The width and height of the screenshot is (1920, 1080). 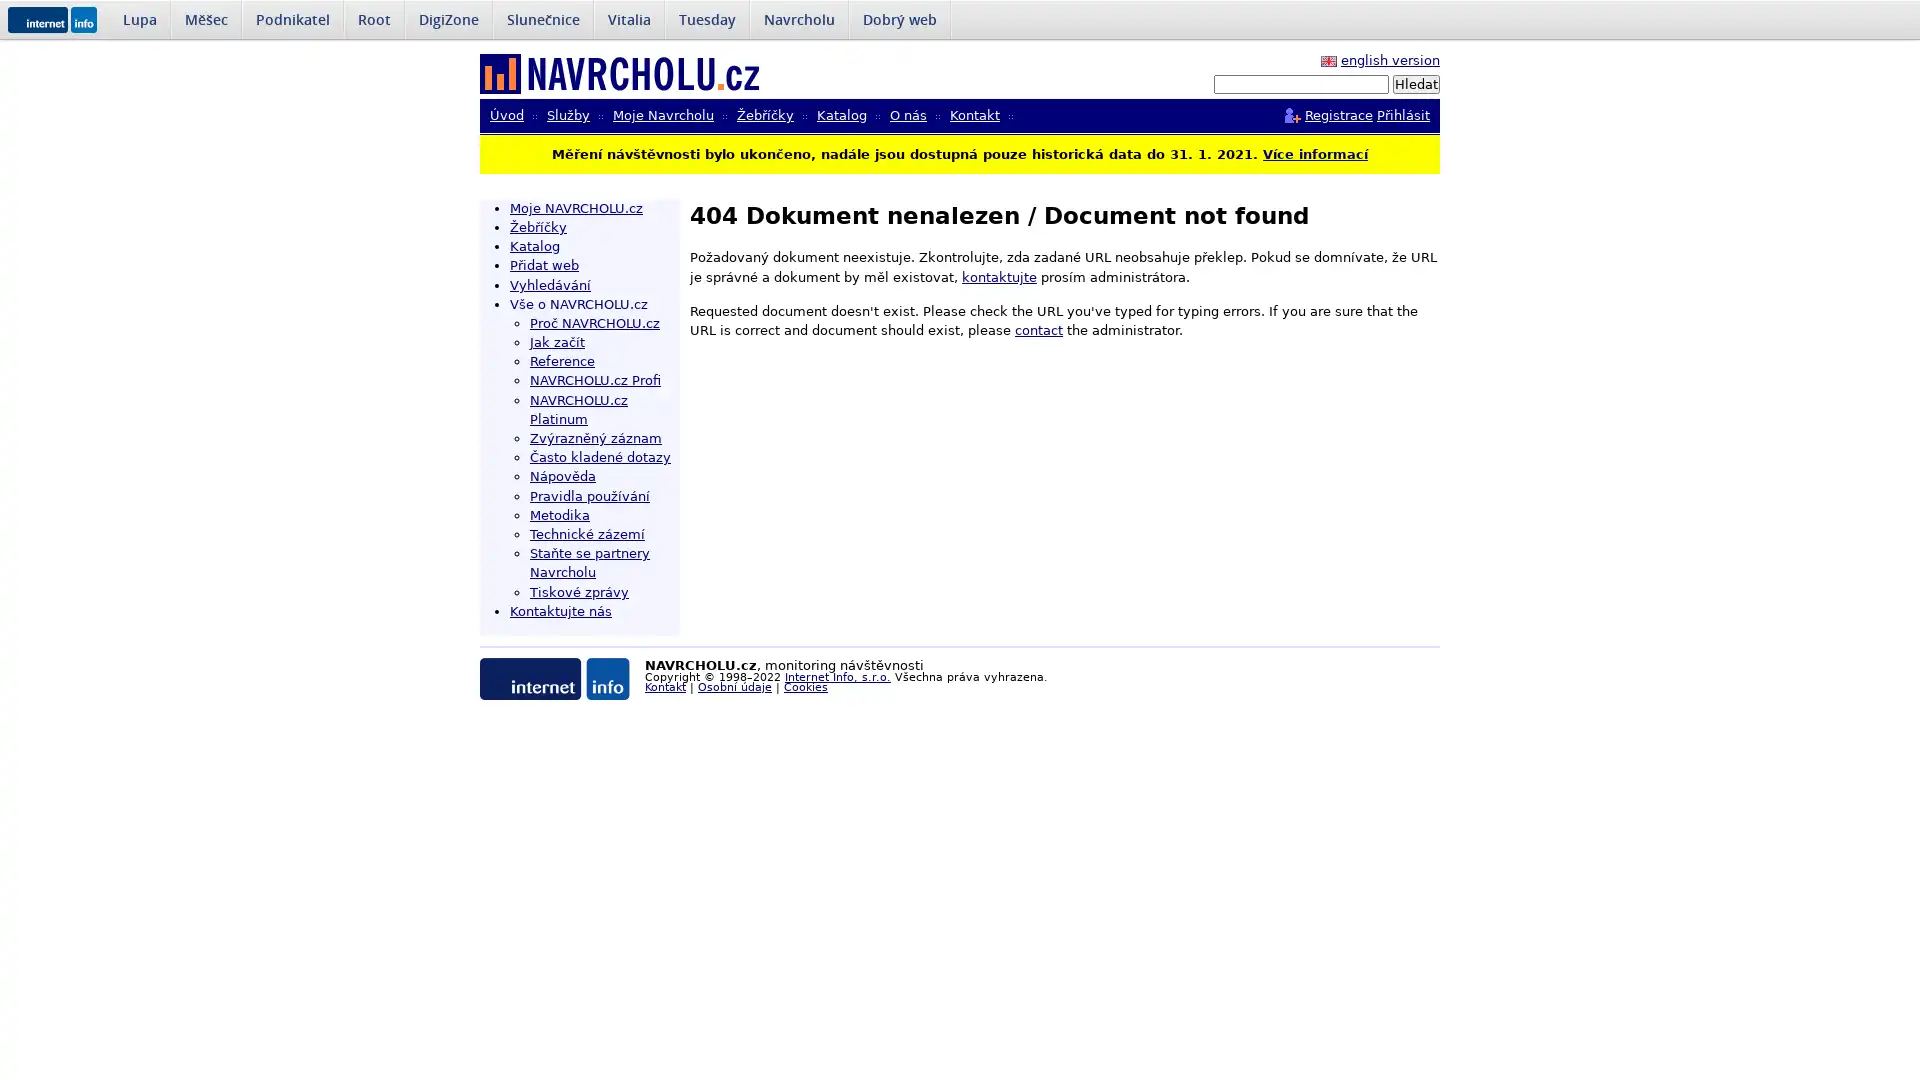 What do you see at coordinates (1415, 83) in the screenshot?
I see `Hledat` at bounding box center [1415, 83].